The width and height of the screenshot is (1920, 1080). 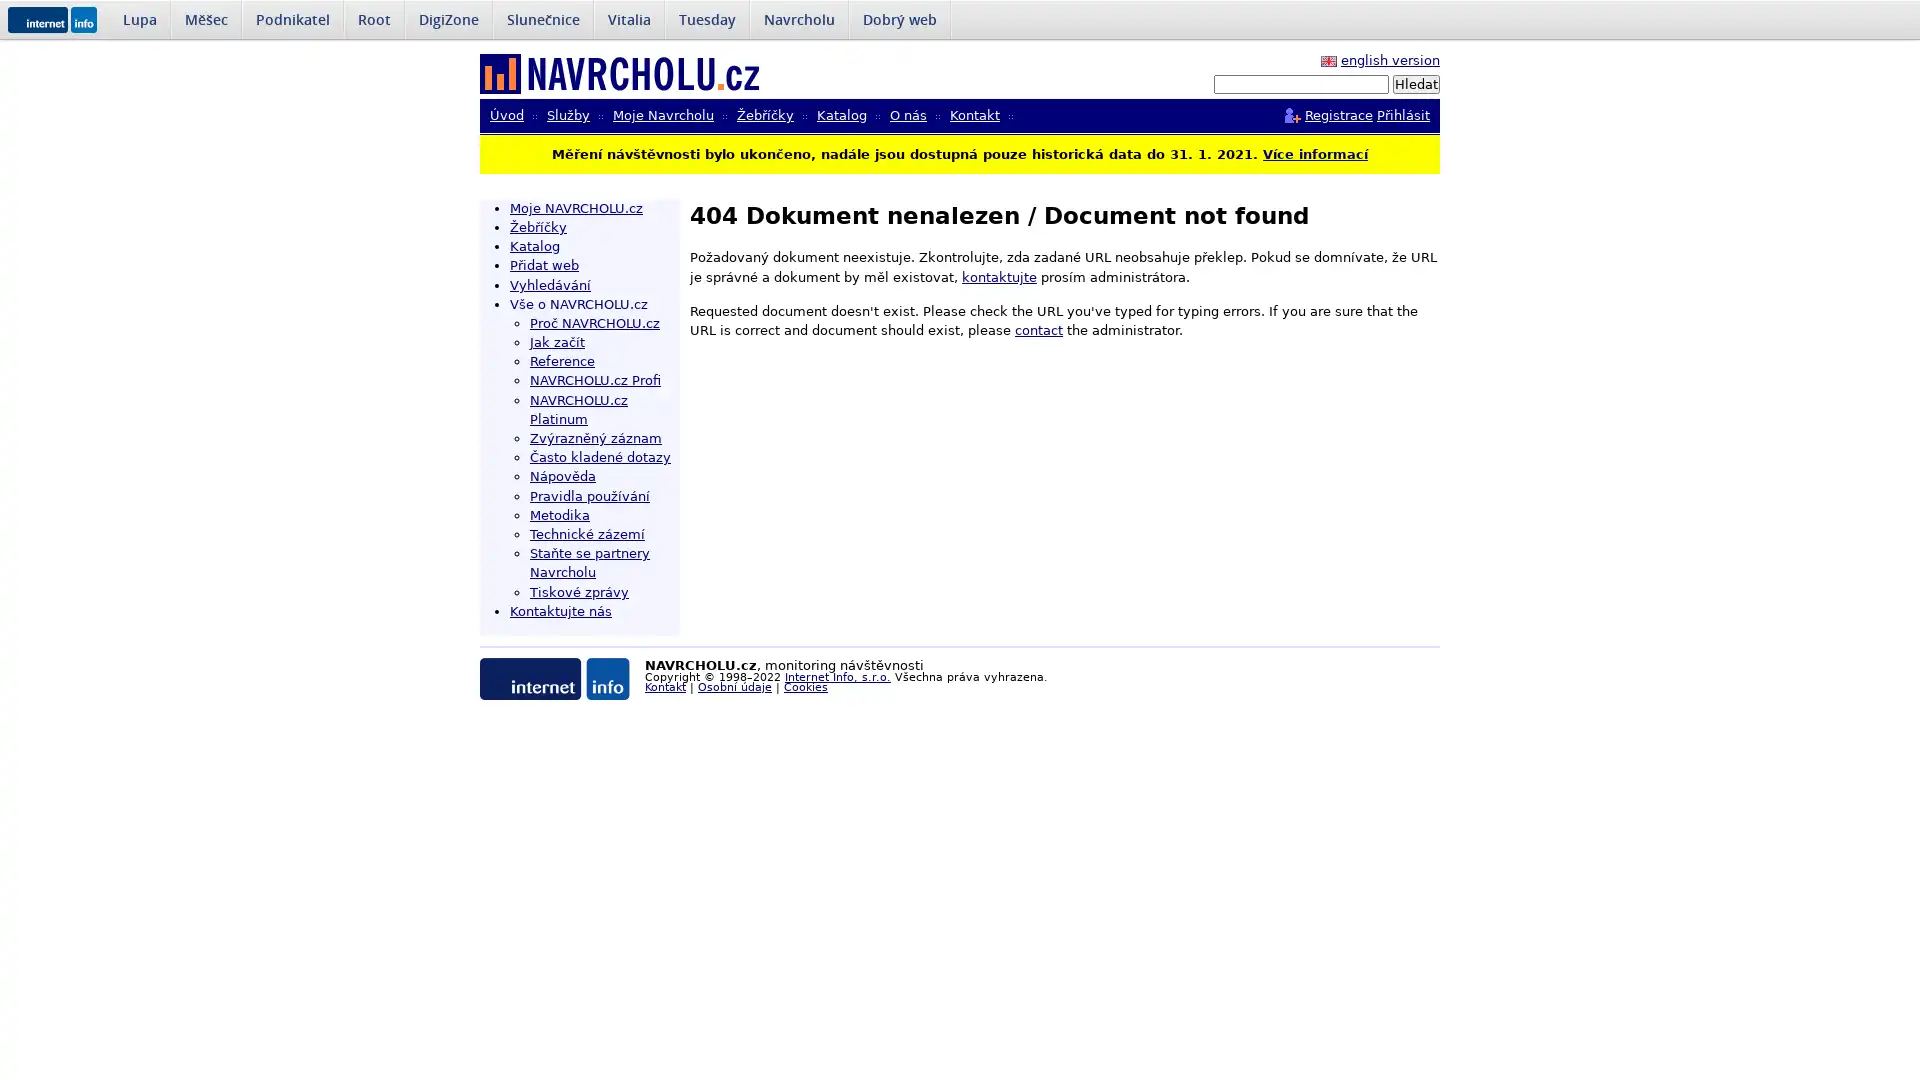 What do you see at coordinates (1415, 83) in the screenshot?
I see `Hledat` at bounding box center [1415, 83].